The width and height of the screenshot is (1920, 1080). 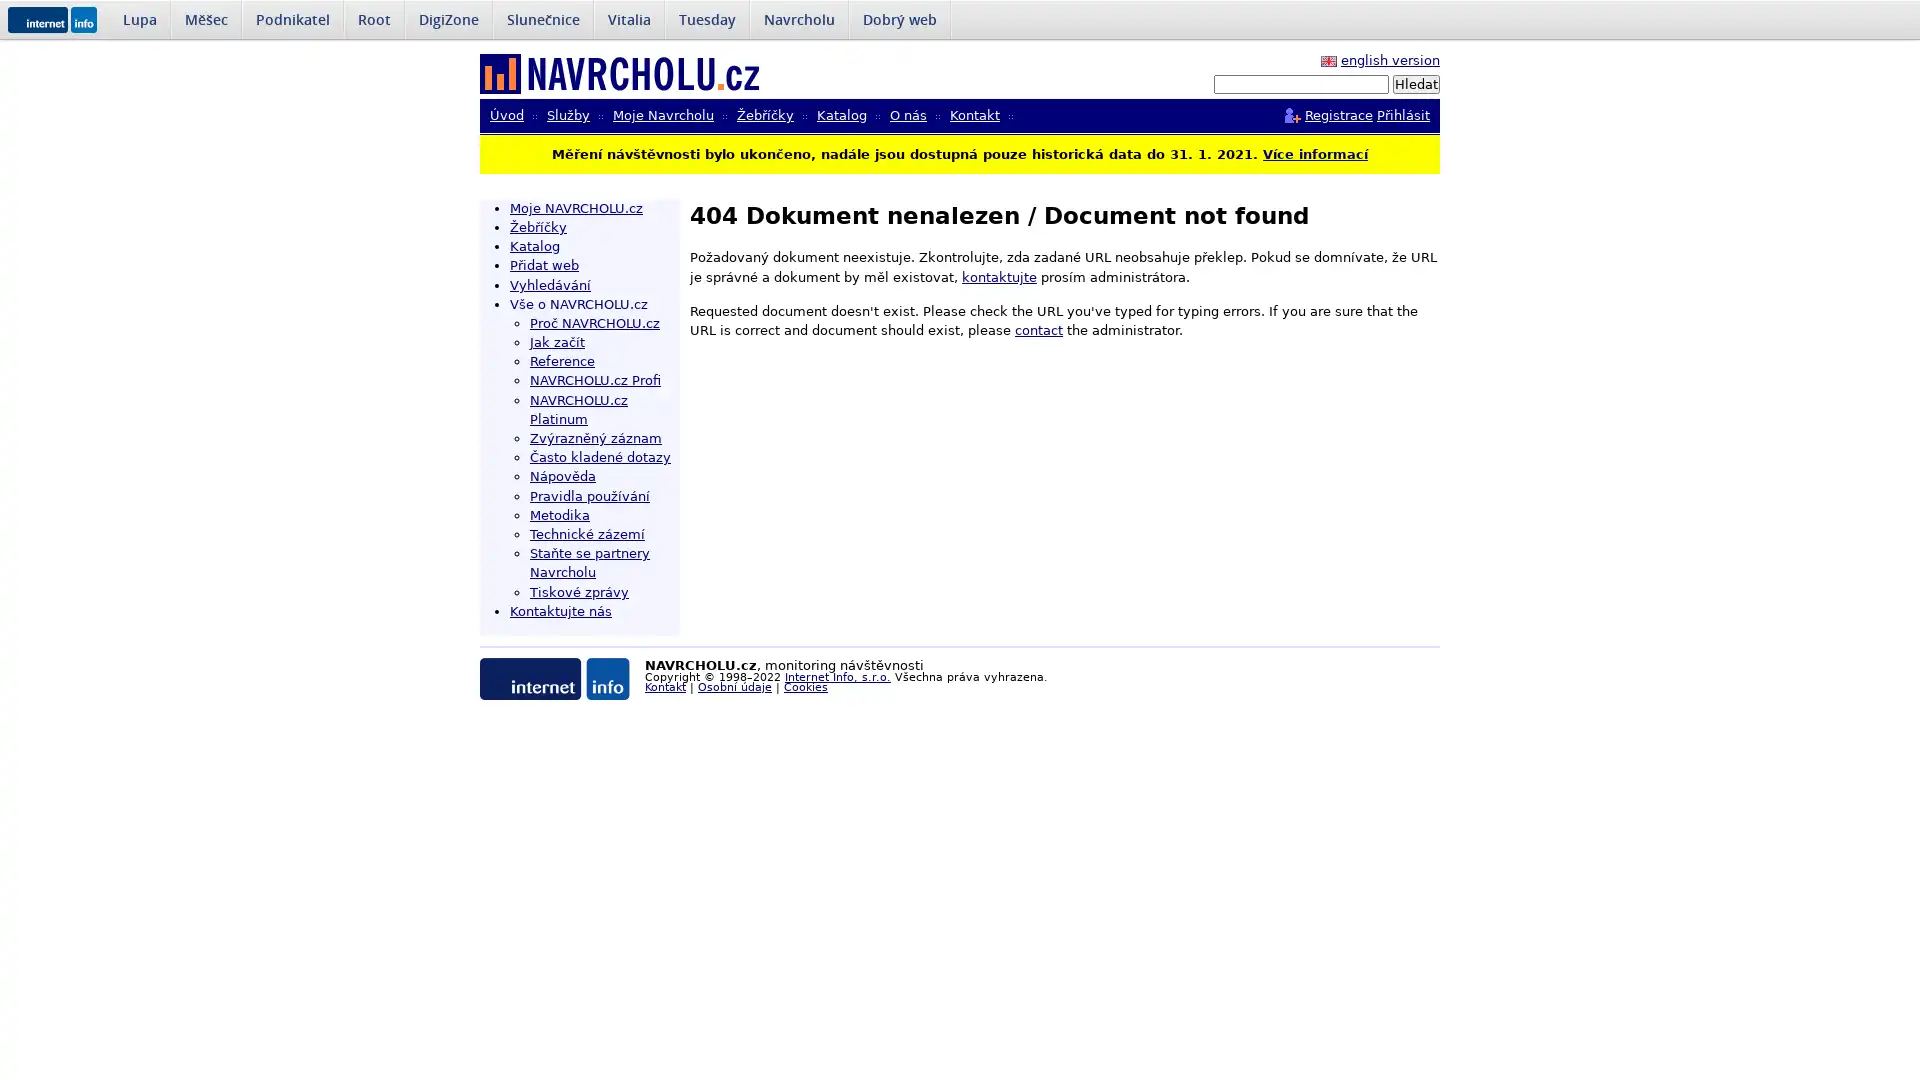 What do you see at coordinates (1415, 83) in the screenshot?
I see `Hledat` at bounding box center [1415, 83].